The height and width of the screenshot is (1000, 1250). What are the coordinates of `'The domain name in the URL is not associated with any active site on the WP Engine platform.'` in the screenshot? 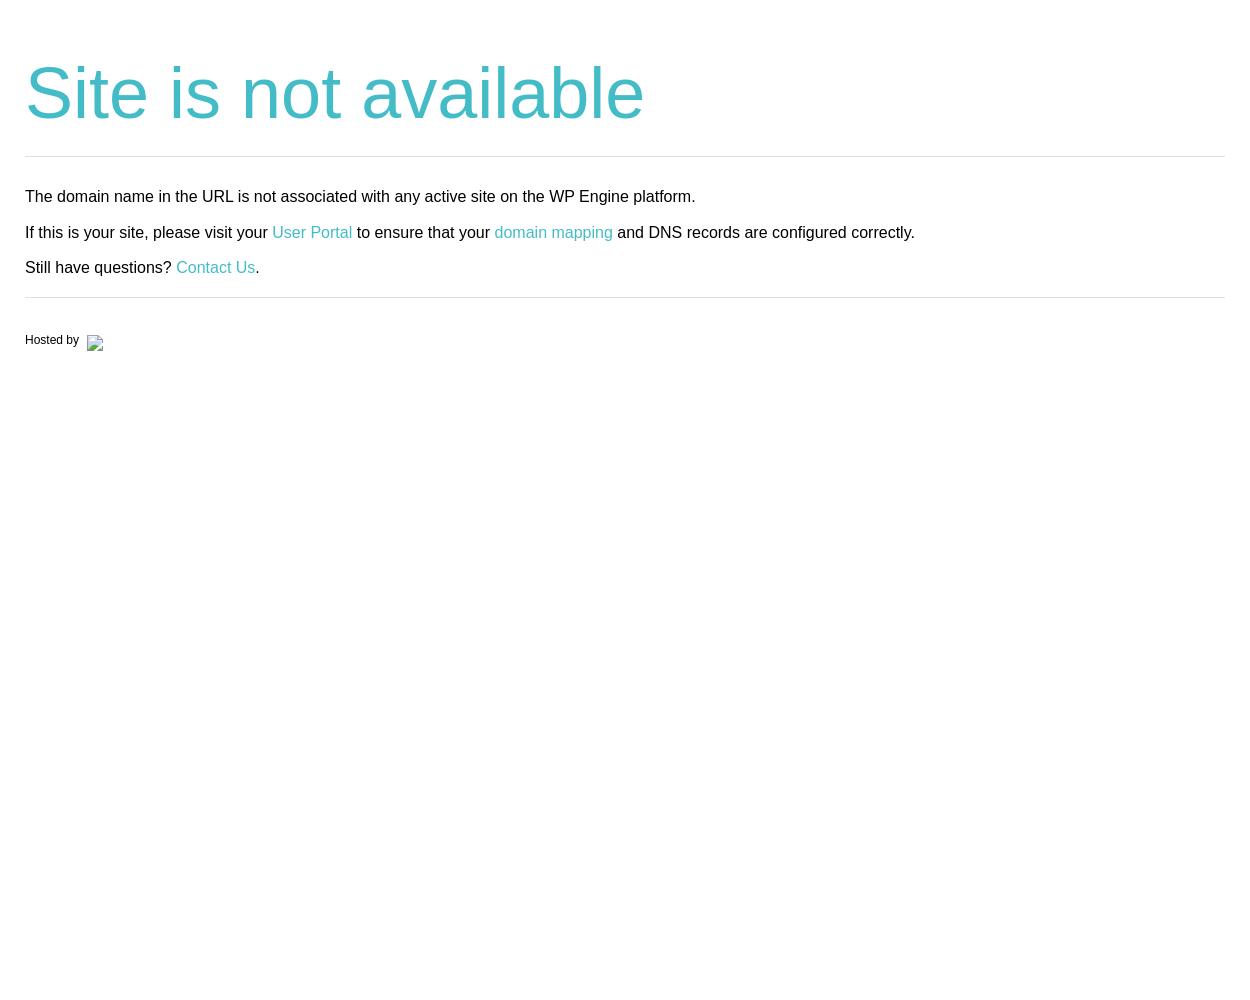 It's located at (359, 195).